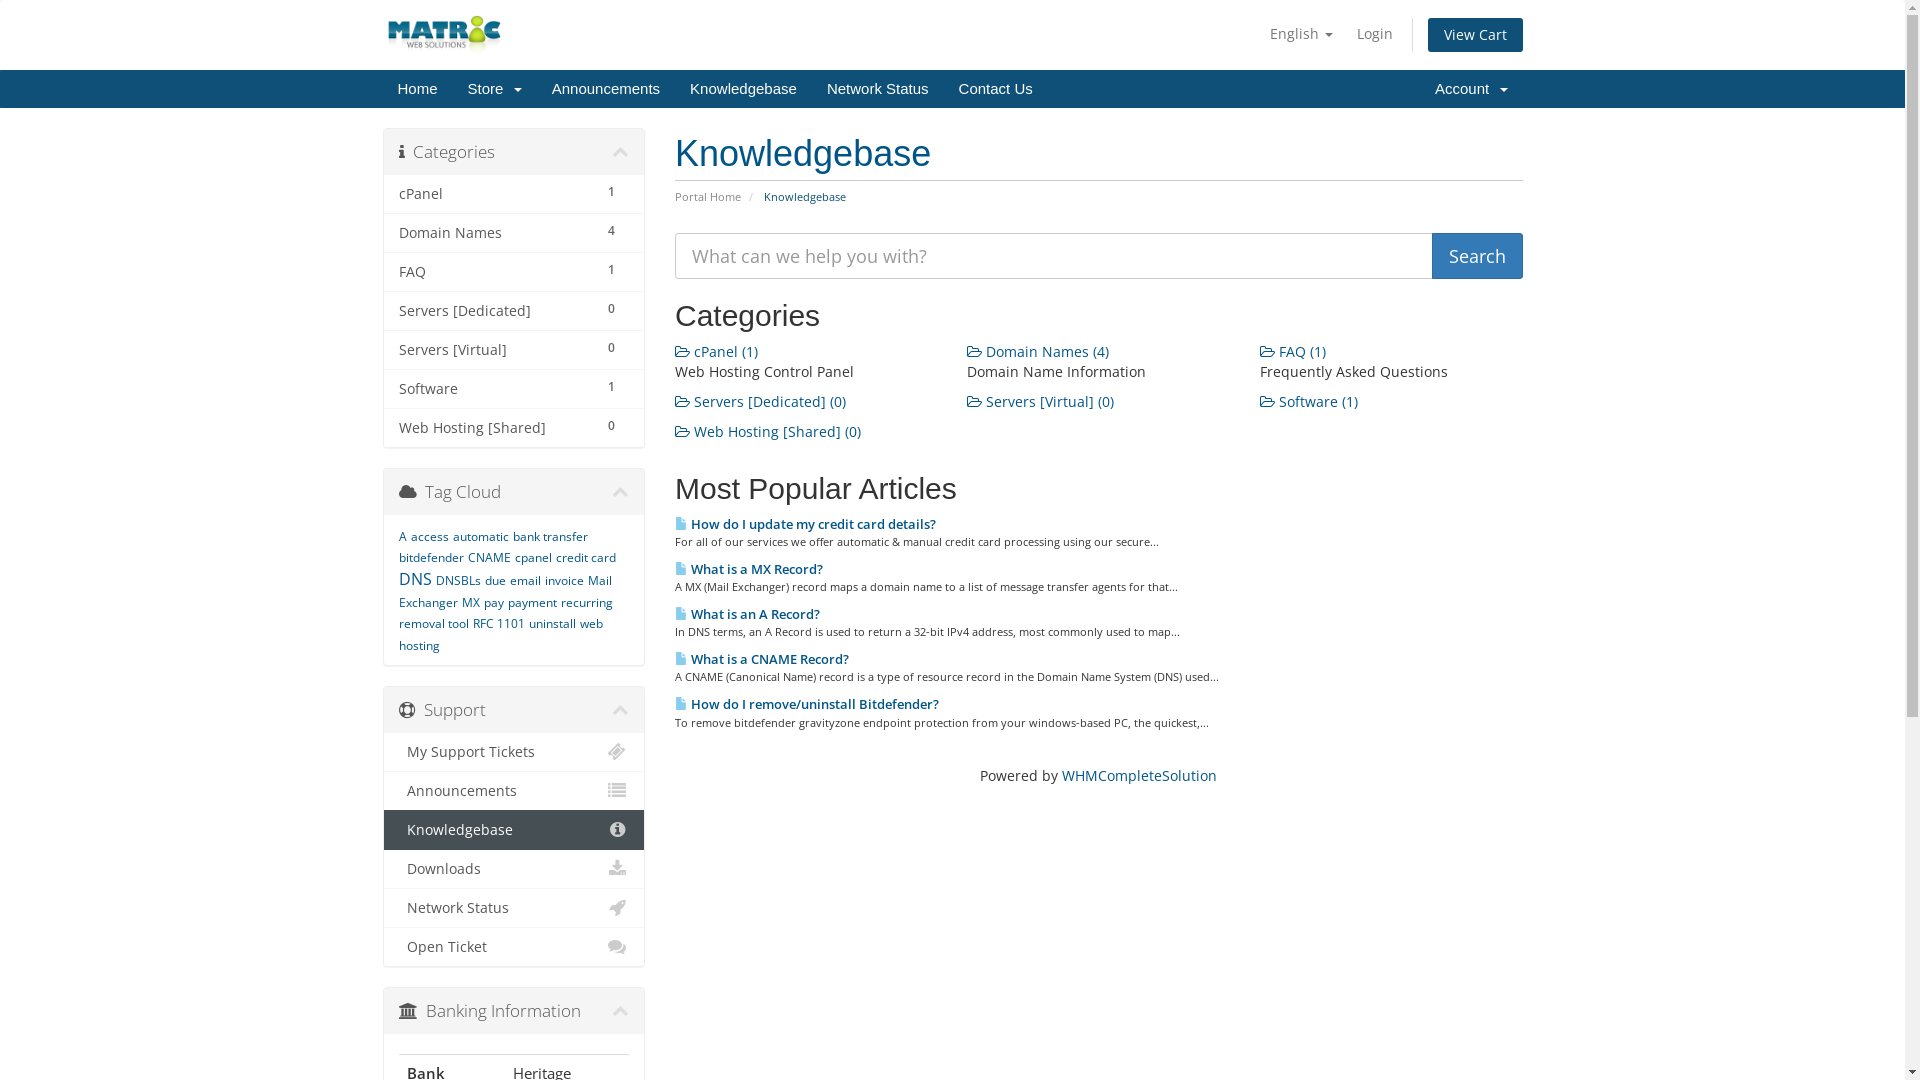  What do you see at coordinates (514, 349) in the screenshot?
I see `'0` at bounding box center [514, 349].